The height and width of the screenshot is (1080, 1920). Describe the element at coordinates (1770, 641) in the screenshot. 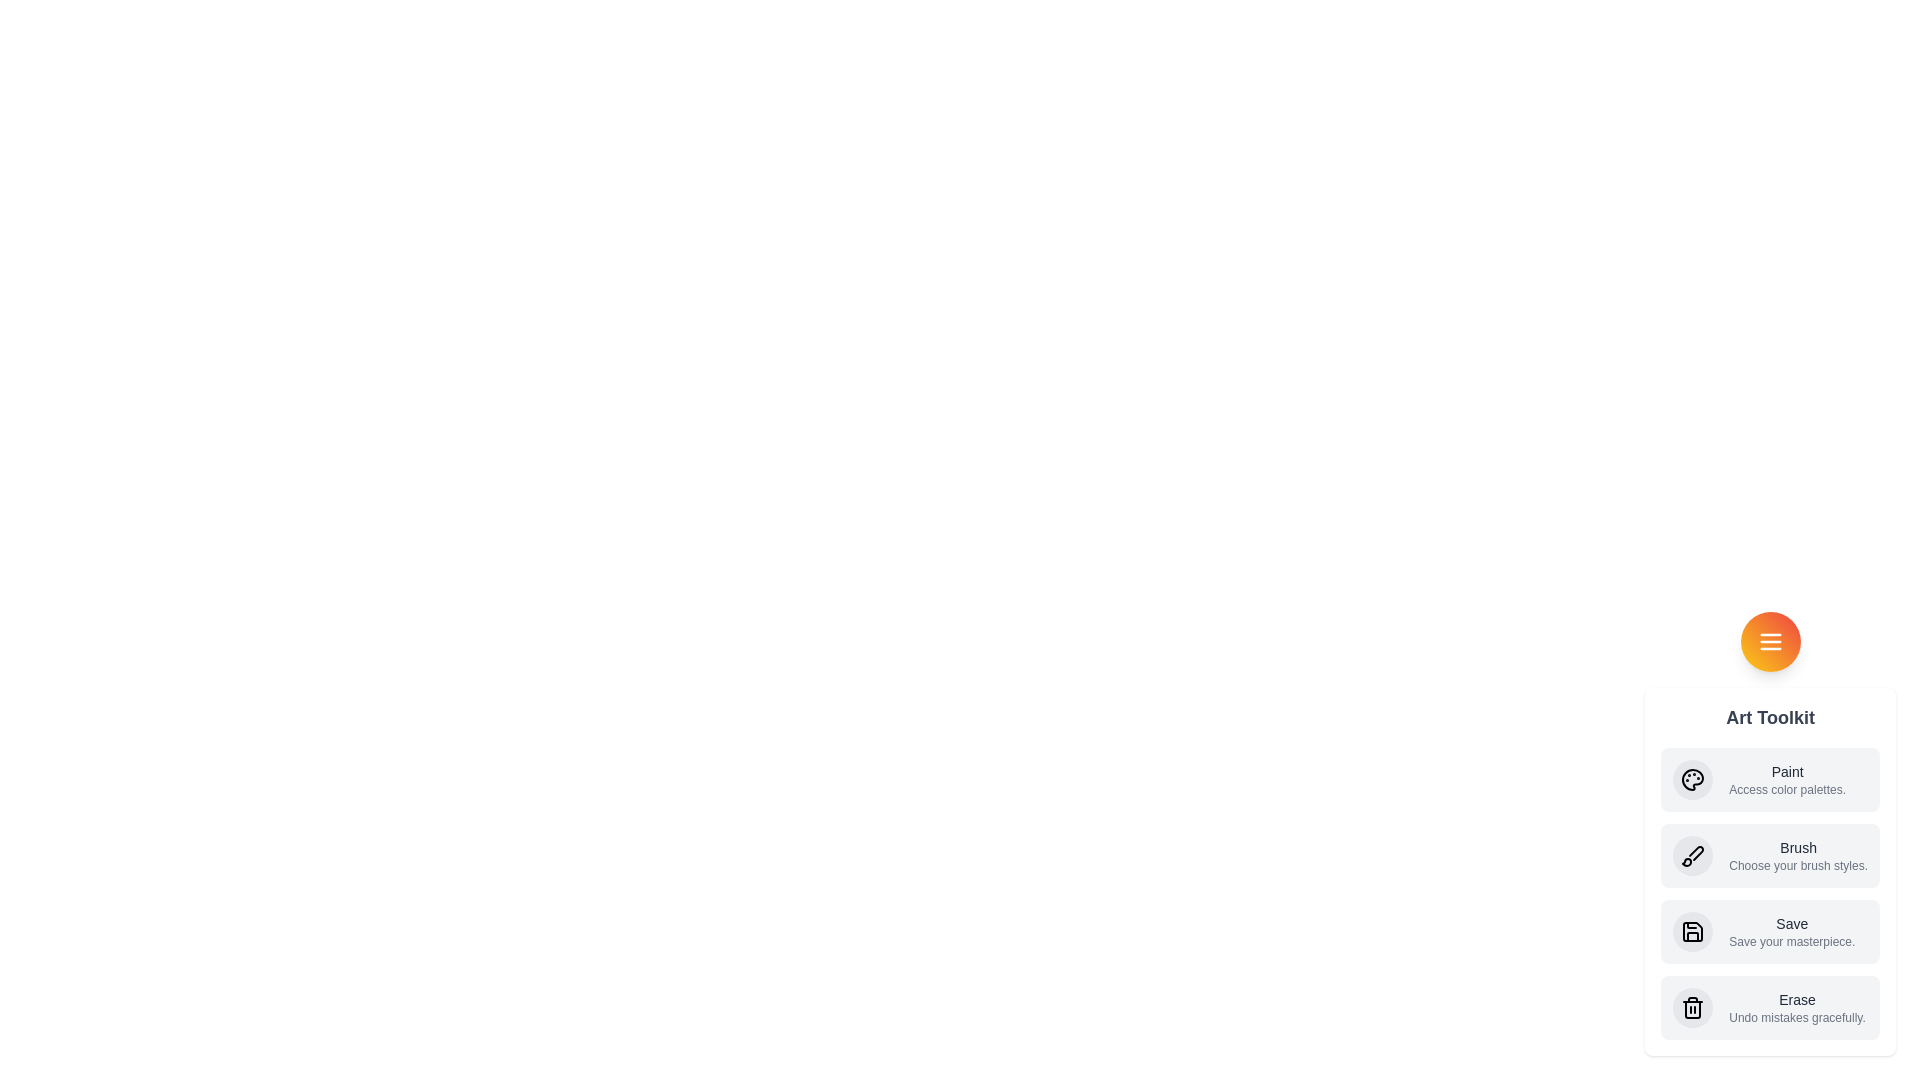

I see `the floating action button to toggle the menu visibility` at that location.